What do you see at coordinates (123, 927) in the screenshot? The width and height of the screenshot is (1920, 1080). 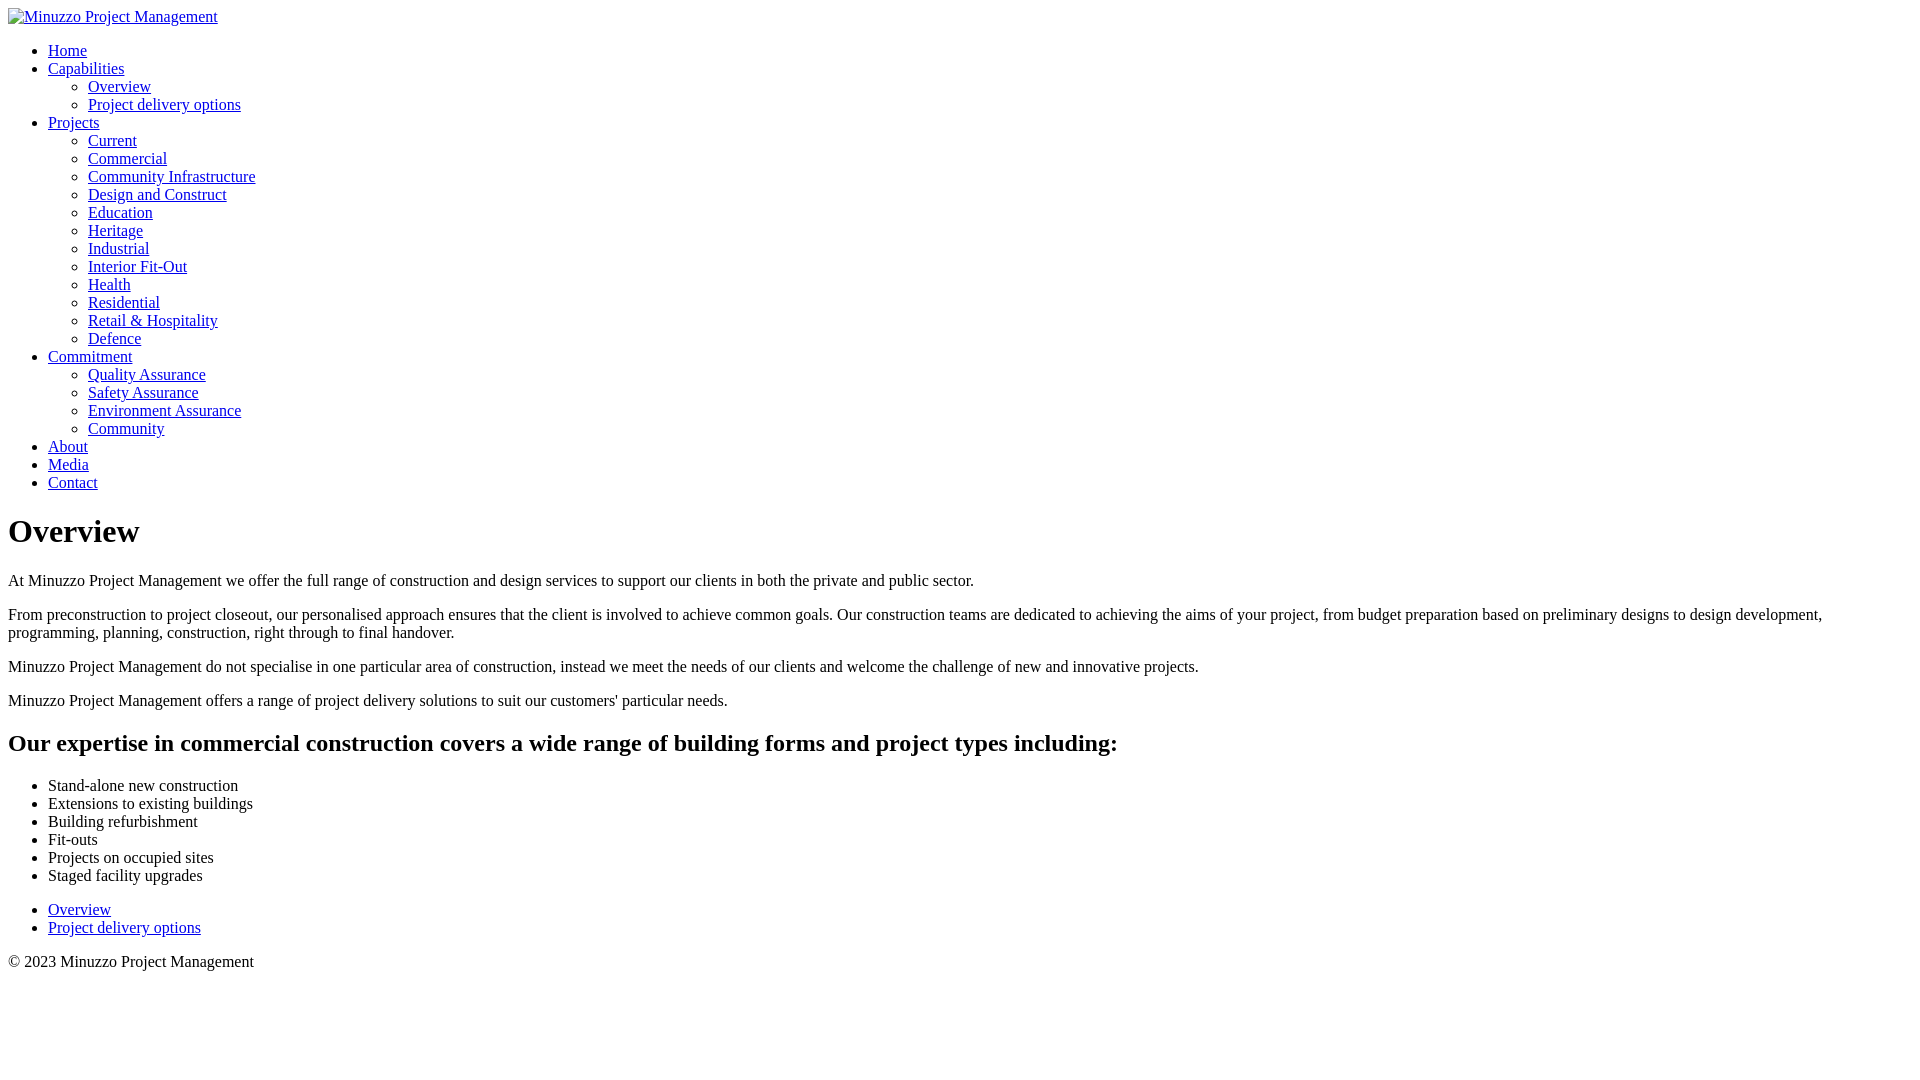 I see `'Project delivery options'` at bounding box center [123, 927].